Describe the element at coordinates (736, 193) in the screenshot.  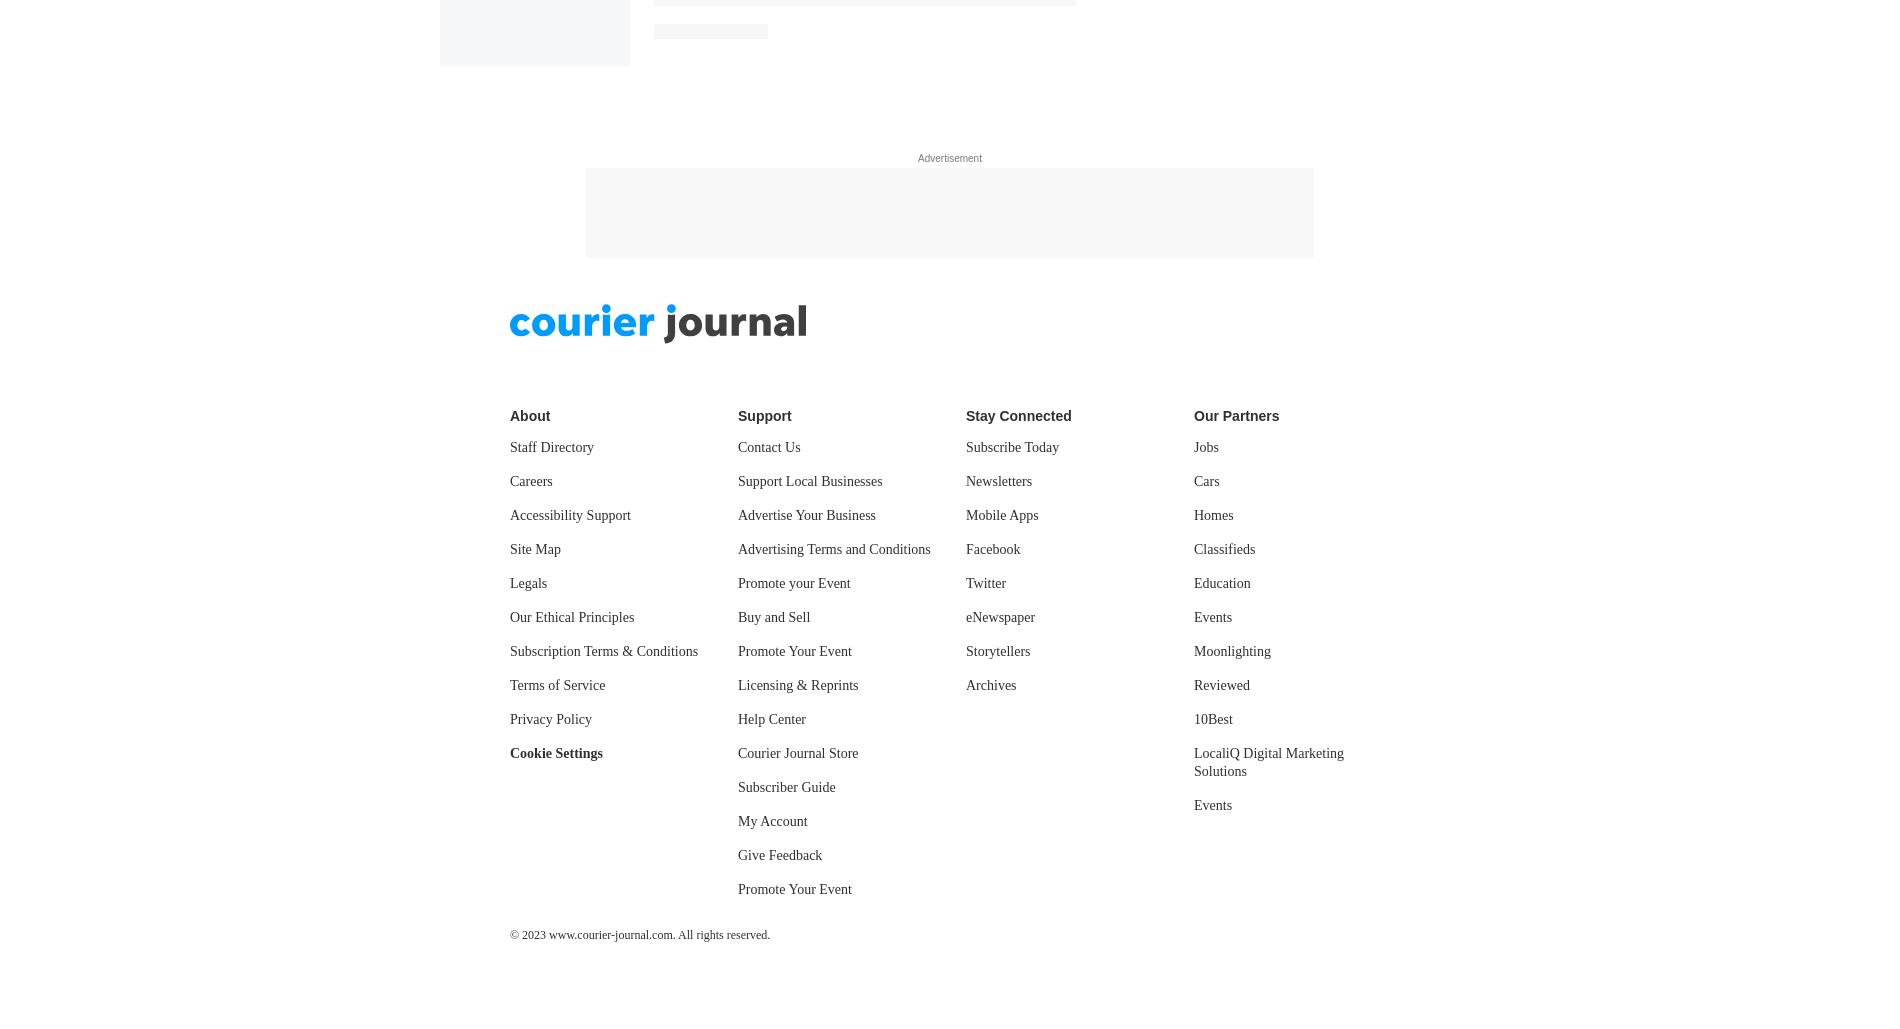
I see `'Courier Journal Store'` at that location.